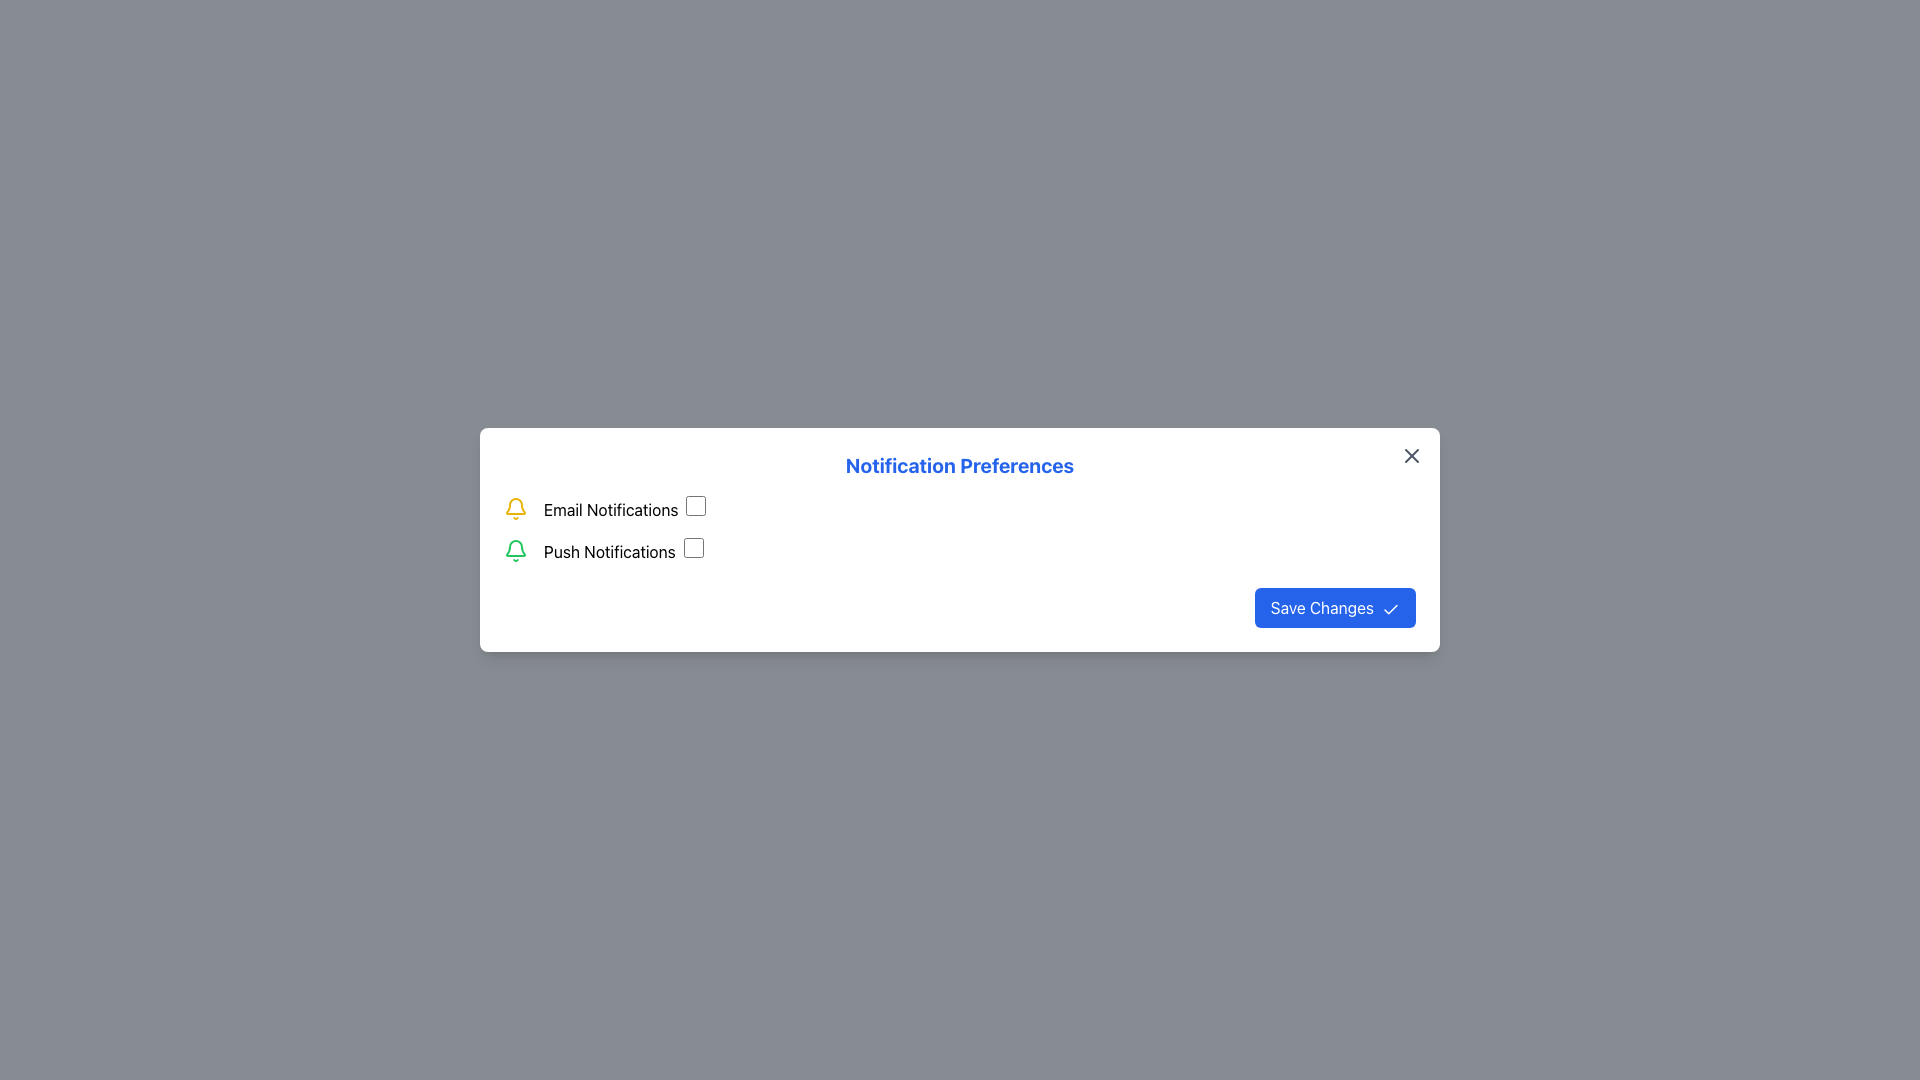 This screenshot has height=1080, width=1920. What do you see at coordinates (515, 508) in the screenshot?
I see `the decorative notification bell icon with a yellow outline, located adjacent to the 'Email Notifications' label in the 'Notification Preferences' section of the interface` at bounding box center [515, 508].